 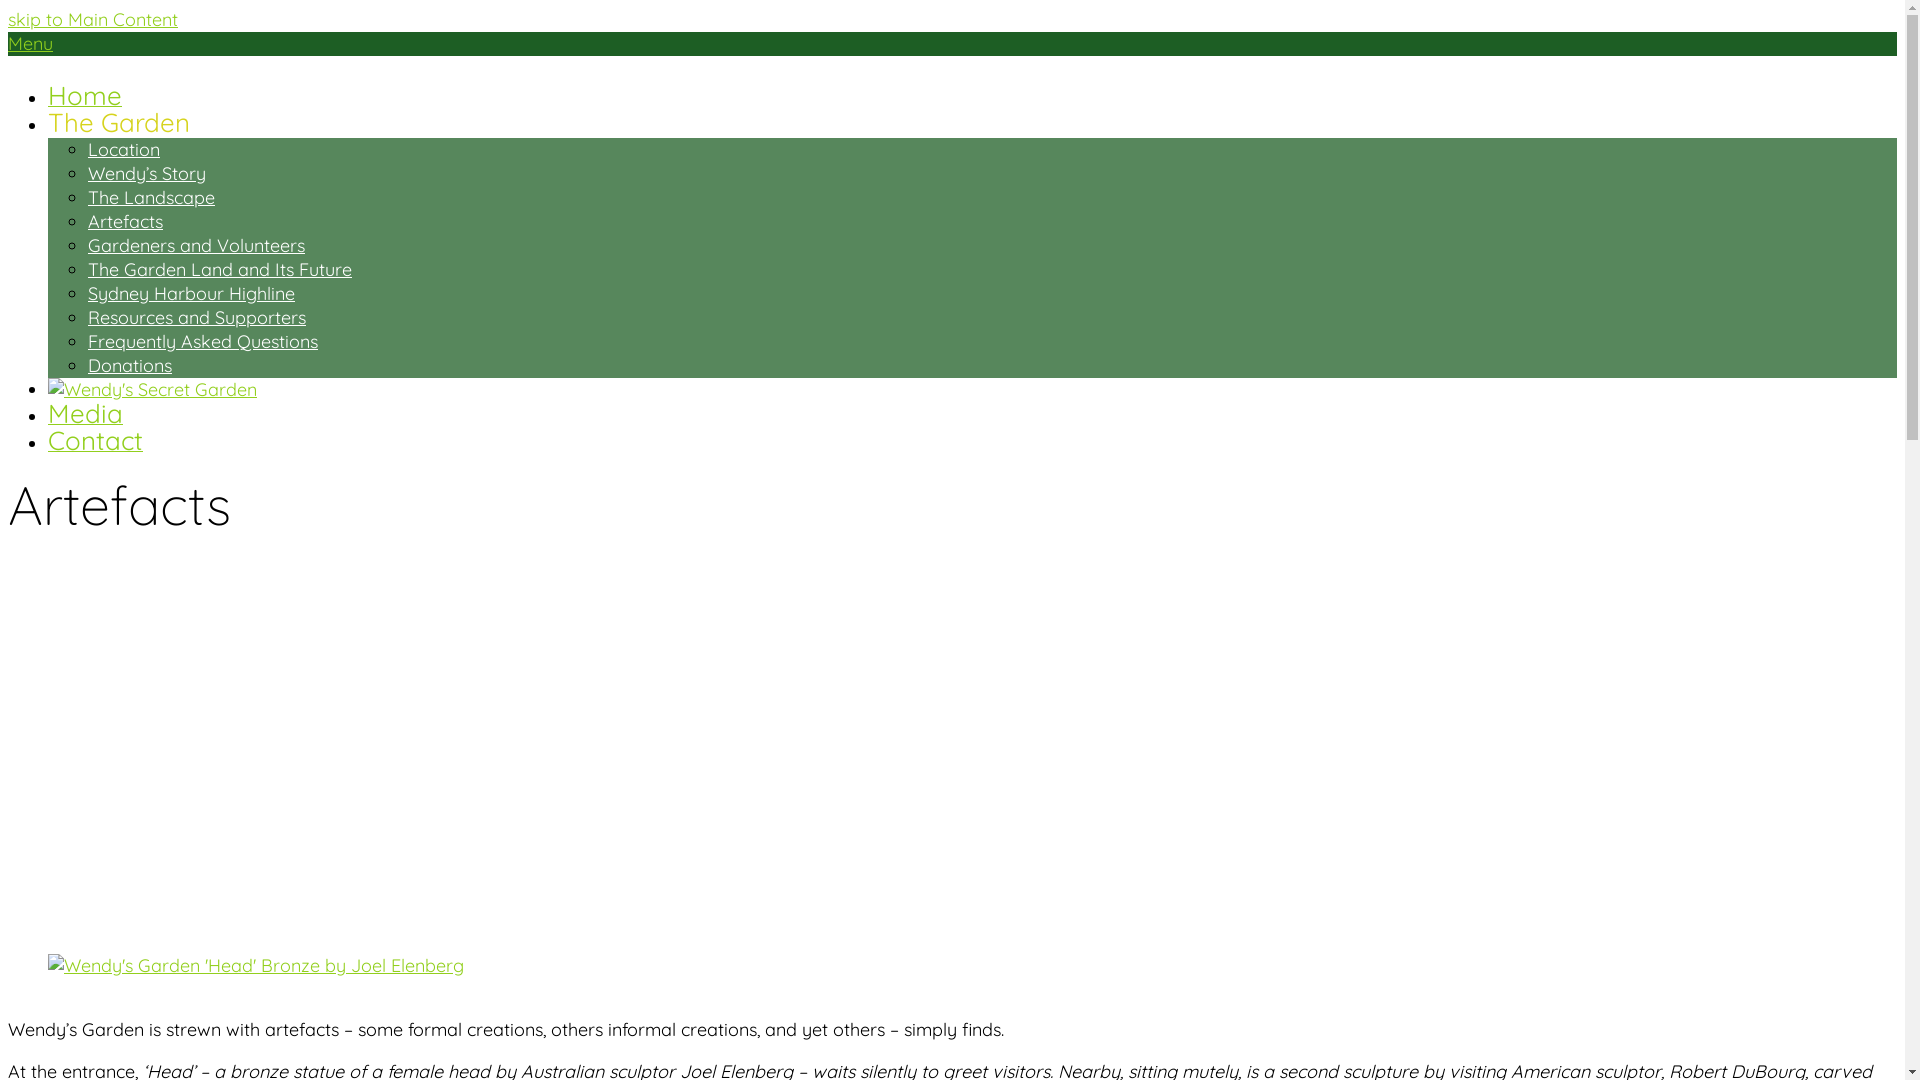 What do you see at coordinates (191, 293) in the screenshot?
I see `'Sydney Harbour Highline'` at bounding box center [191, 293].